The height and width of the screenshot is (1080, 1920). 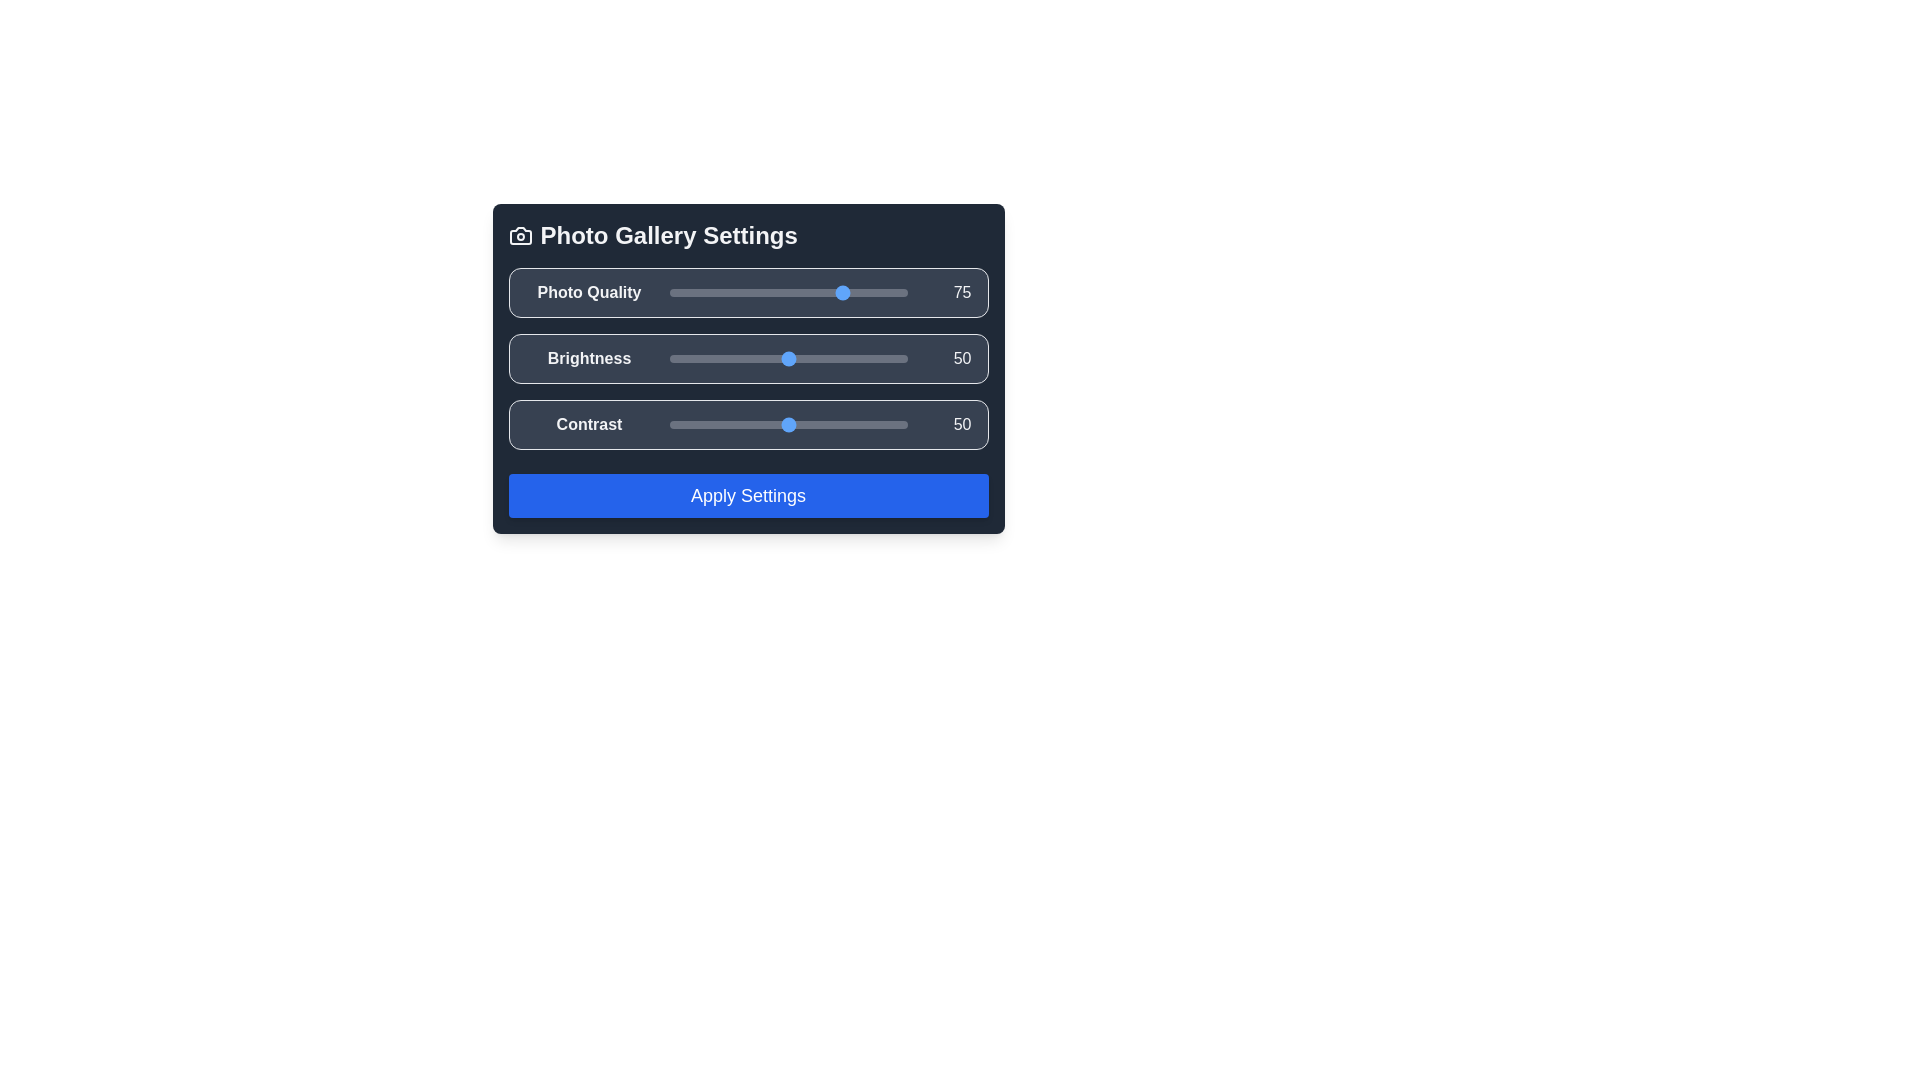 What do you see at coordinates (693, 423) in the screenshot?
I see `the contrast level` at bounding box center [693, 423].